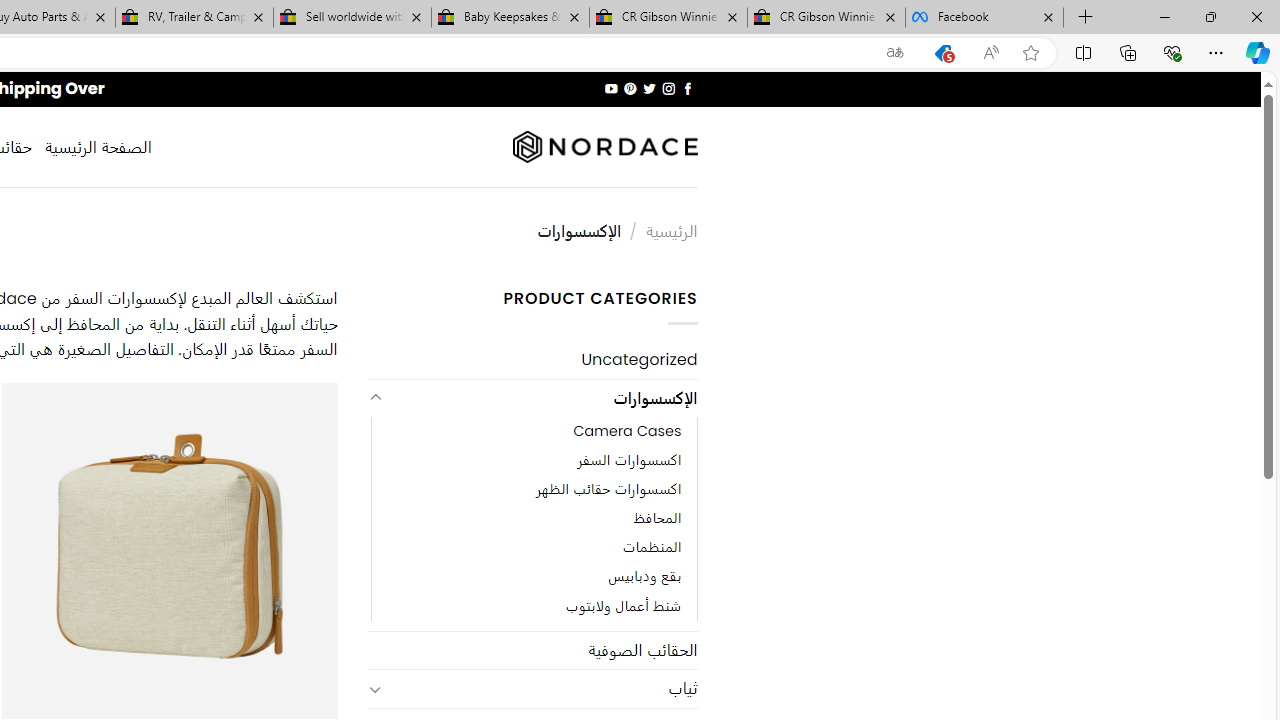 Image resolution: width=1280 pixels, height=720 pixels. I want to click on 'Follow on YouTube', so click(610, 88).